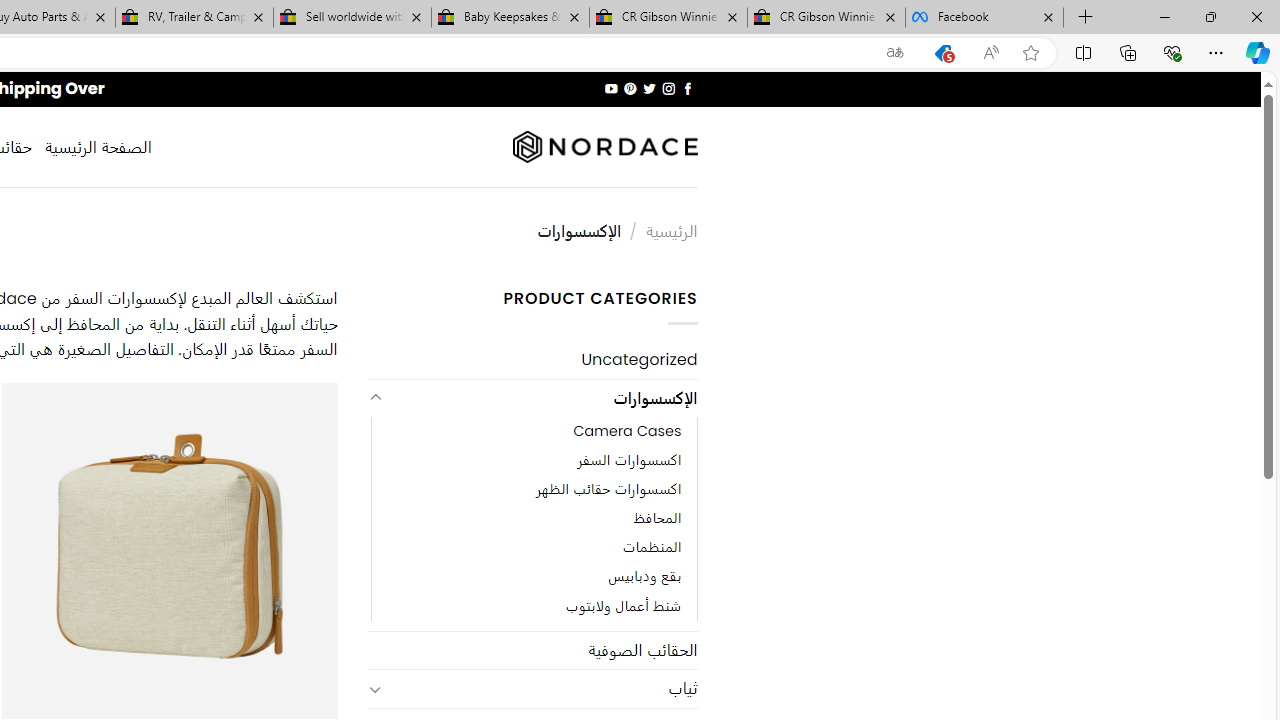 Image resolution: width=1280 pixels, height=720 pixels. I want to click on 'Follow on YouTube', so click(610, 88).